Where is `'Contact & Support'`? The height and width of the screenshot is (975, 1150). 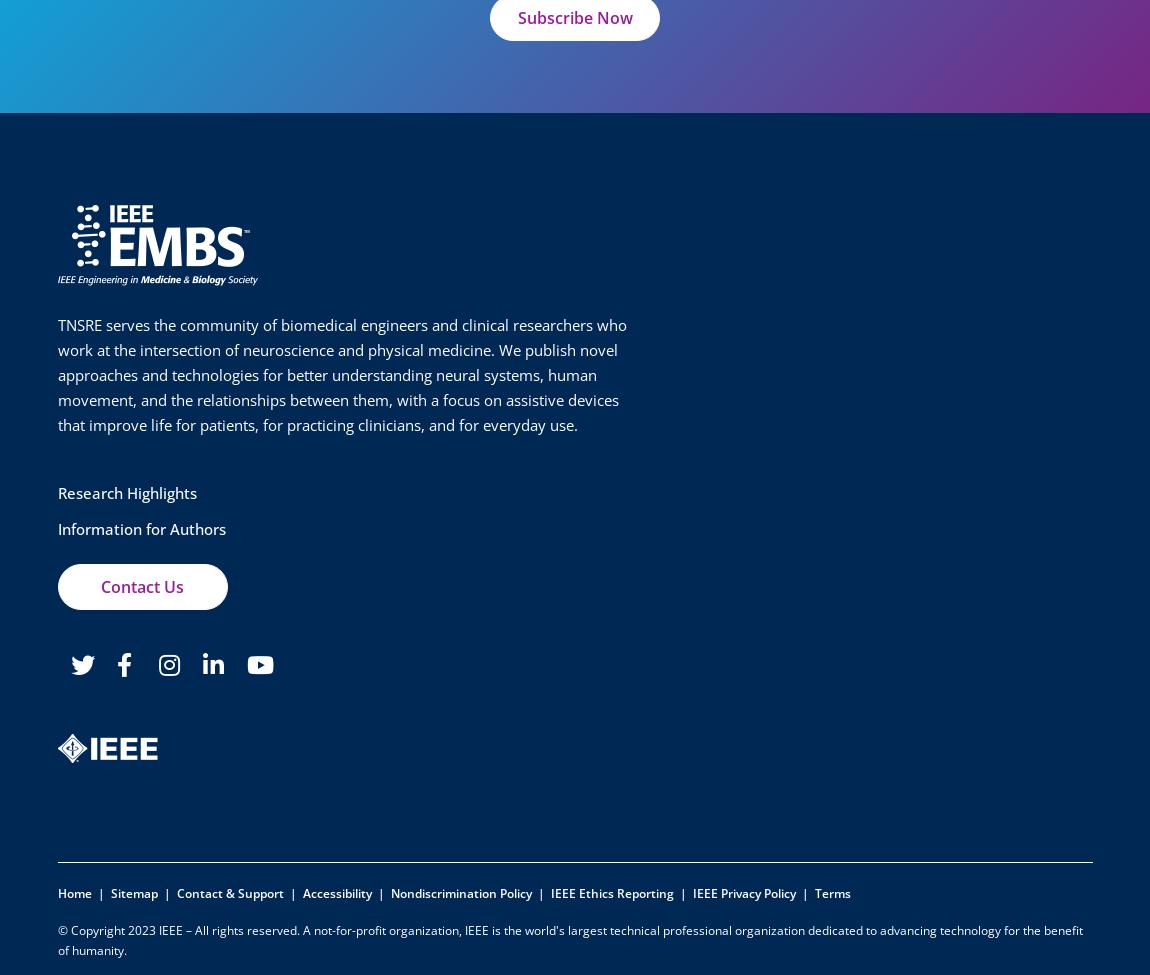
'Contact & Support' is located at coordinates (228, 892).